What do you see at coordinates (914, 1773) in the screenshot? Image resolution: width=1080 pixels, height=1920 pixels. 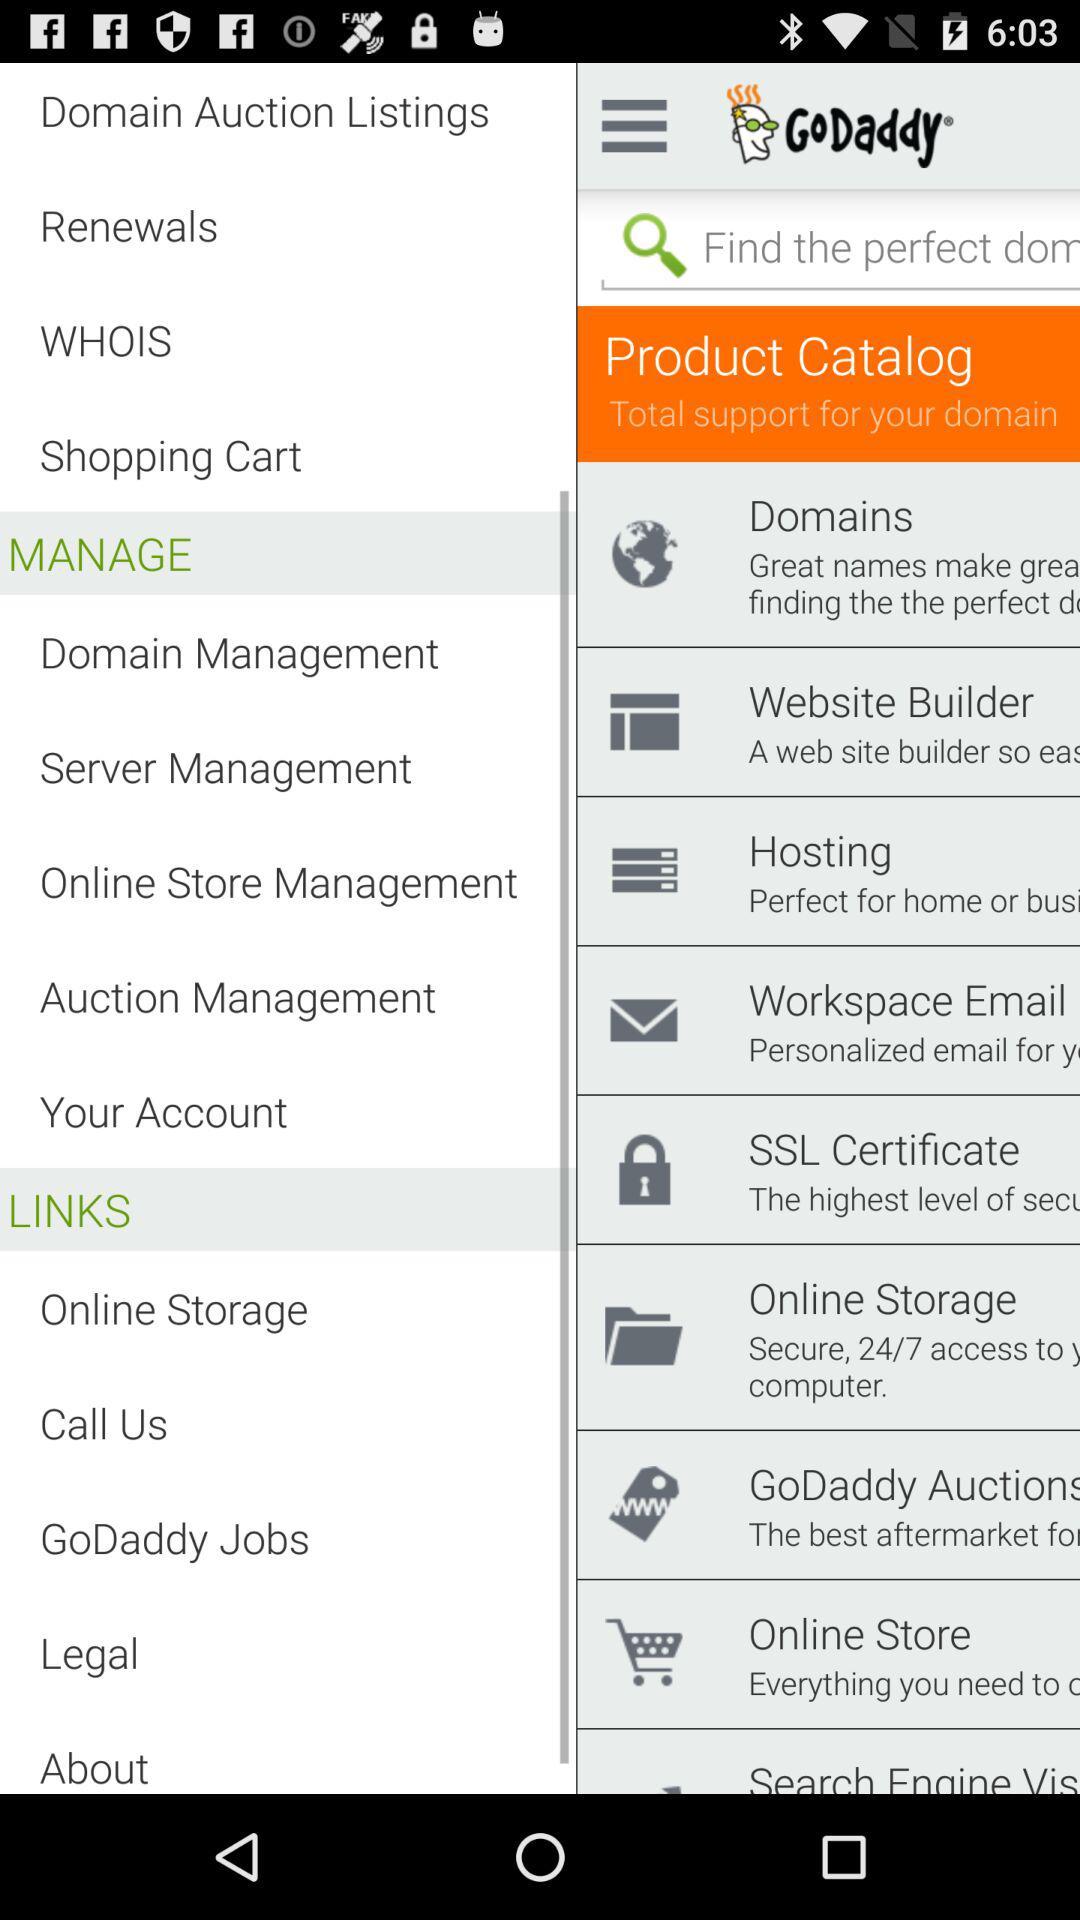 I see `the search engine visibility` at bounding box center [914, 1773].